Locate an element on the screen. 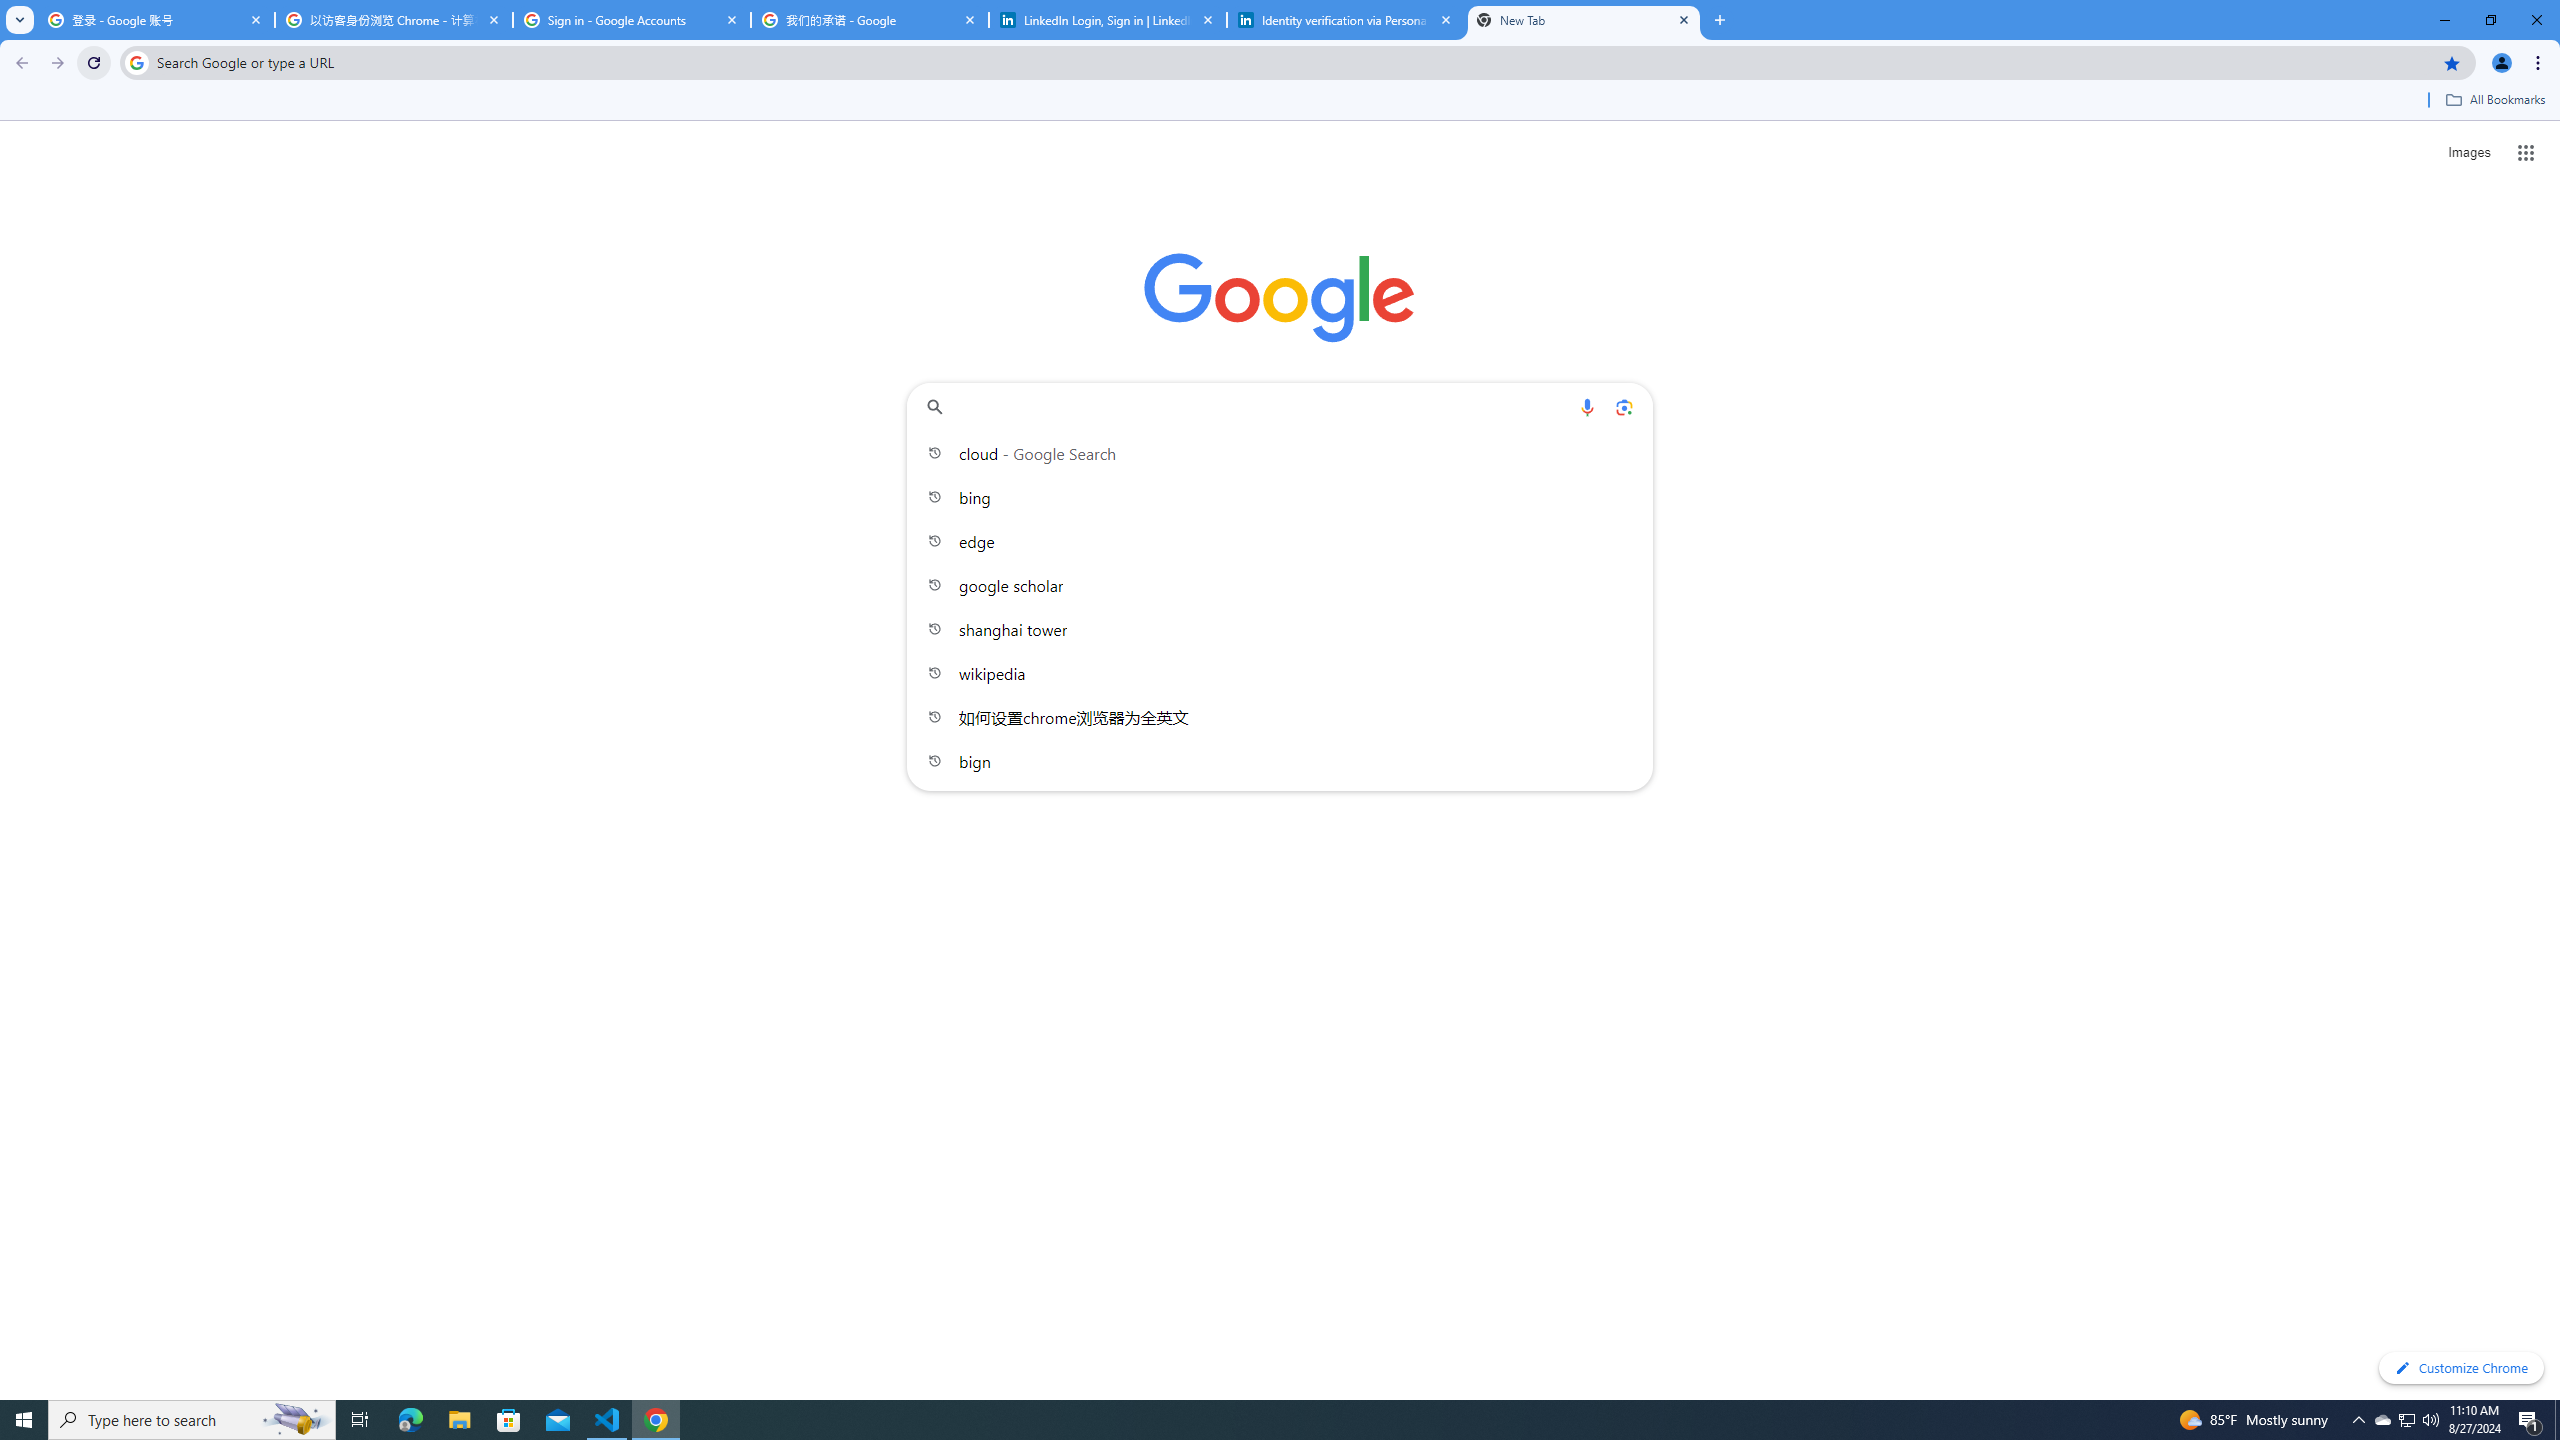 The image size is (2560, 1440). 'Search by voice' is located at coordinates (1586, 405).